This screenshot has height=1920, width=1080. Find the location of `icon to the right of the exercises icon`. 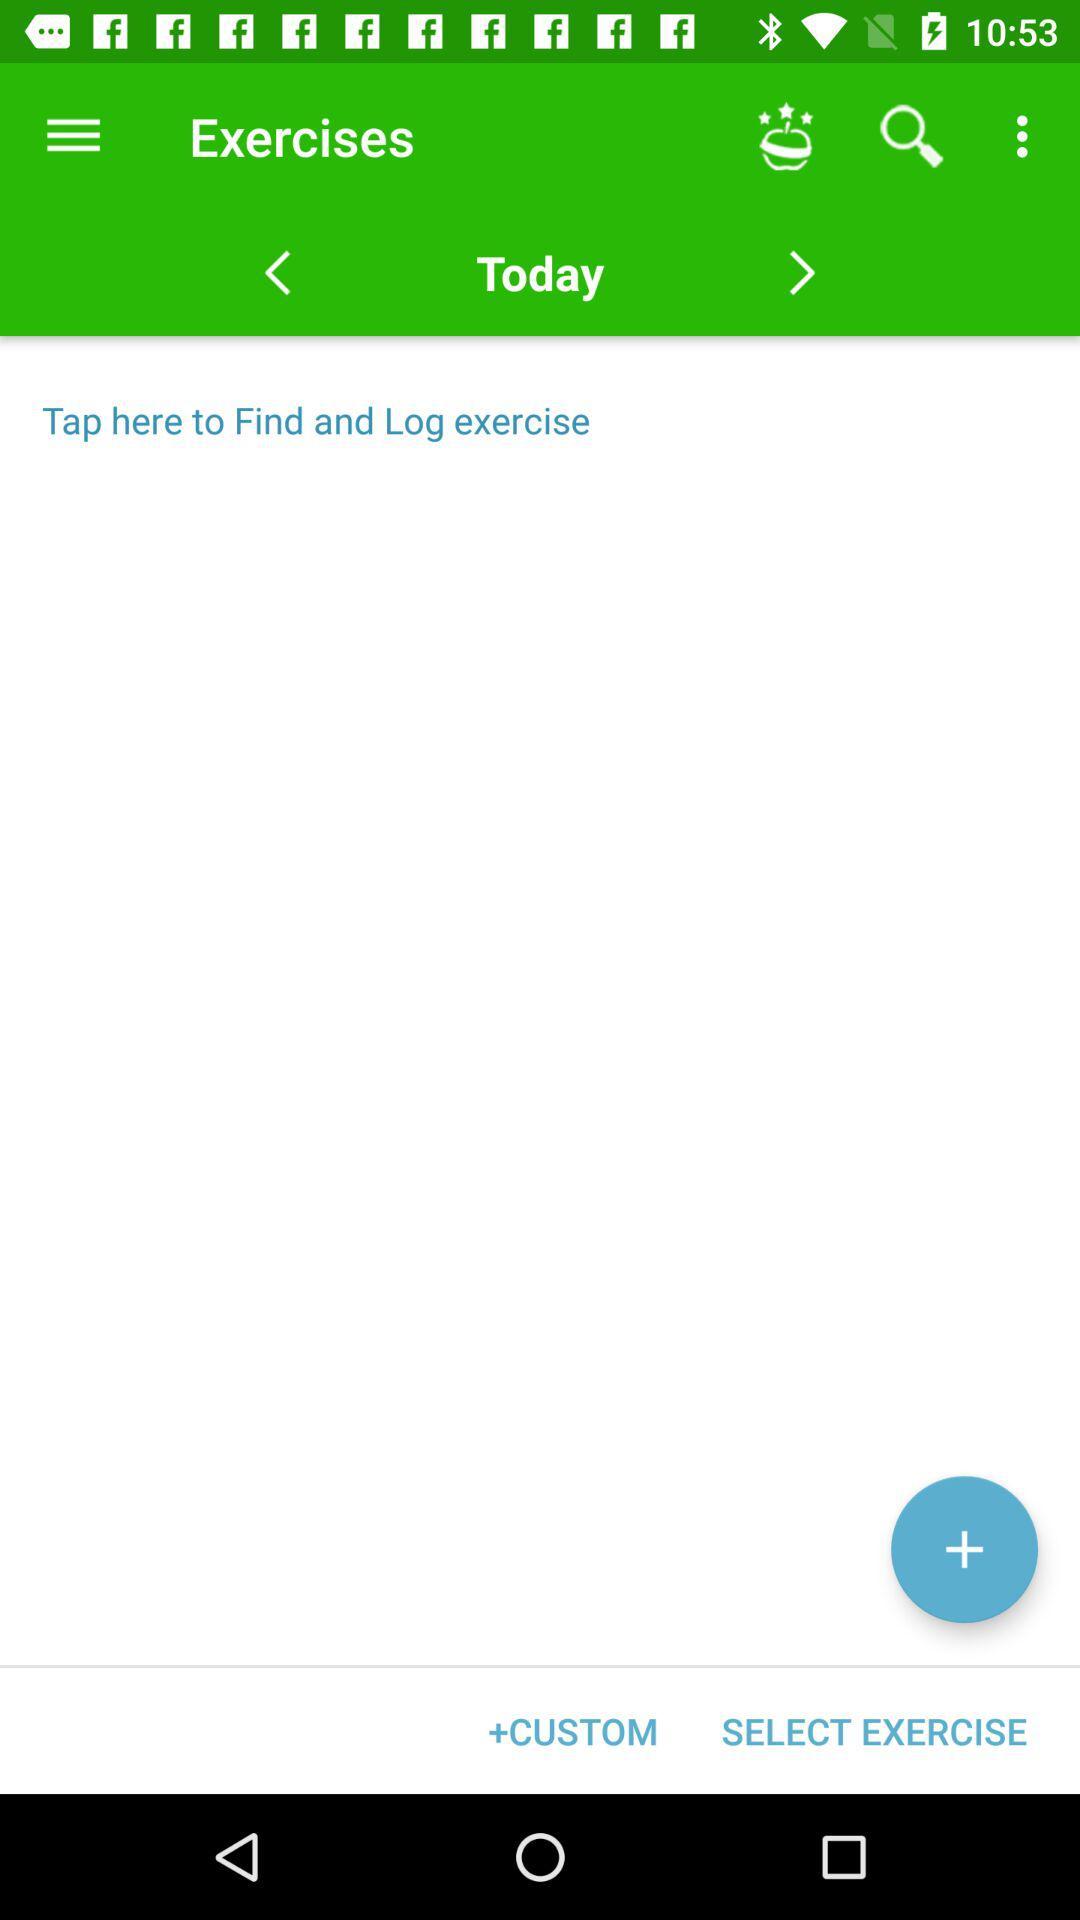

icon to the right of the exercises icon is located at coordinates (785, 135).